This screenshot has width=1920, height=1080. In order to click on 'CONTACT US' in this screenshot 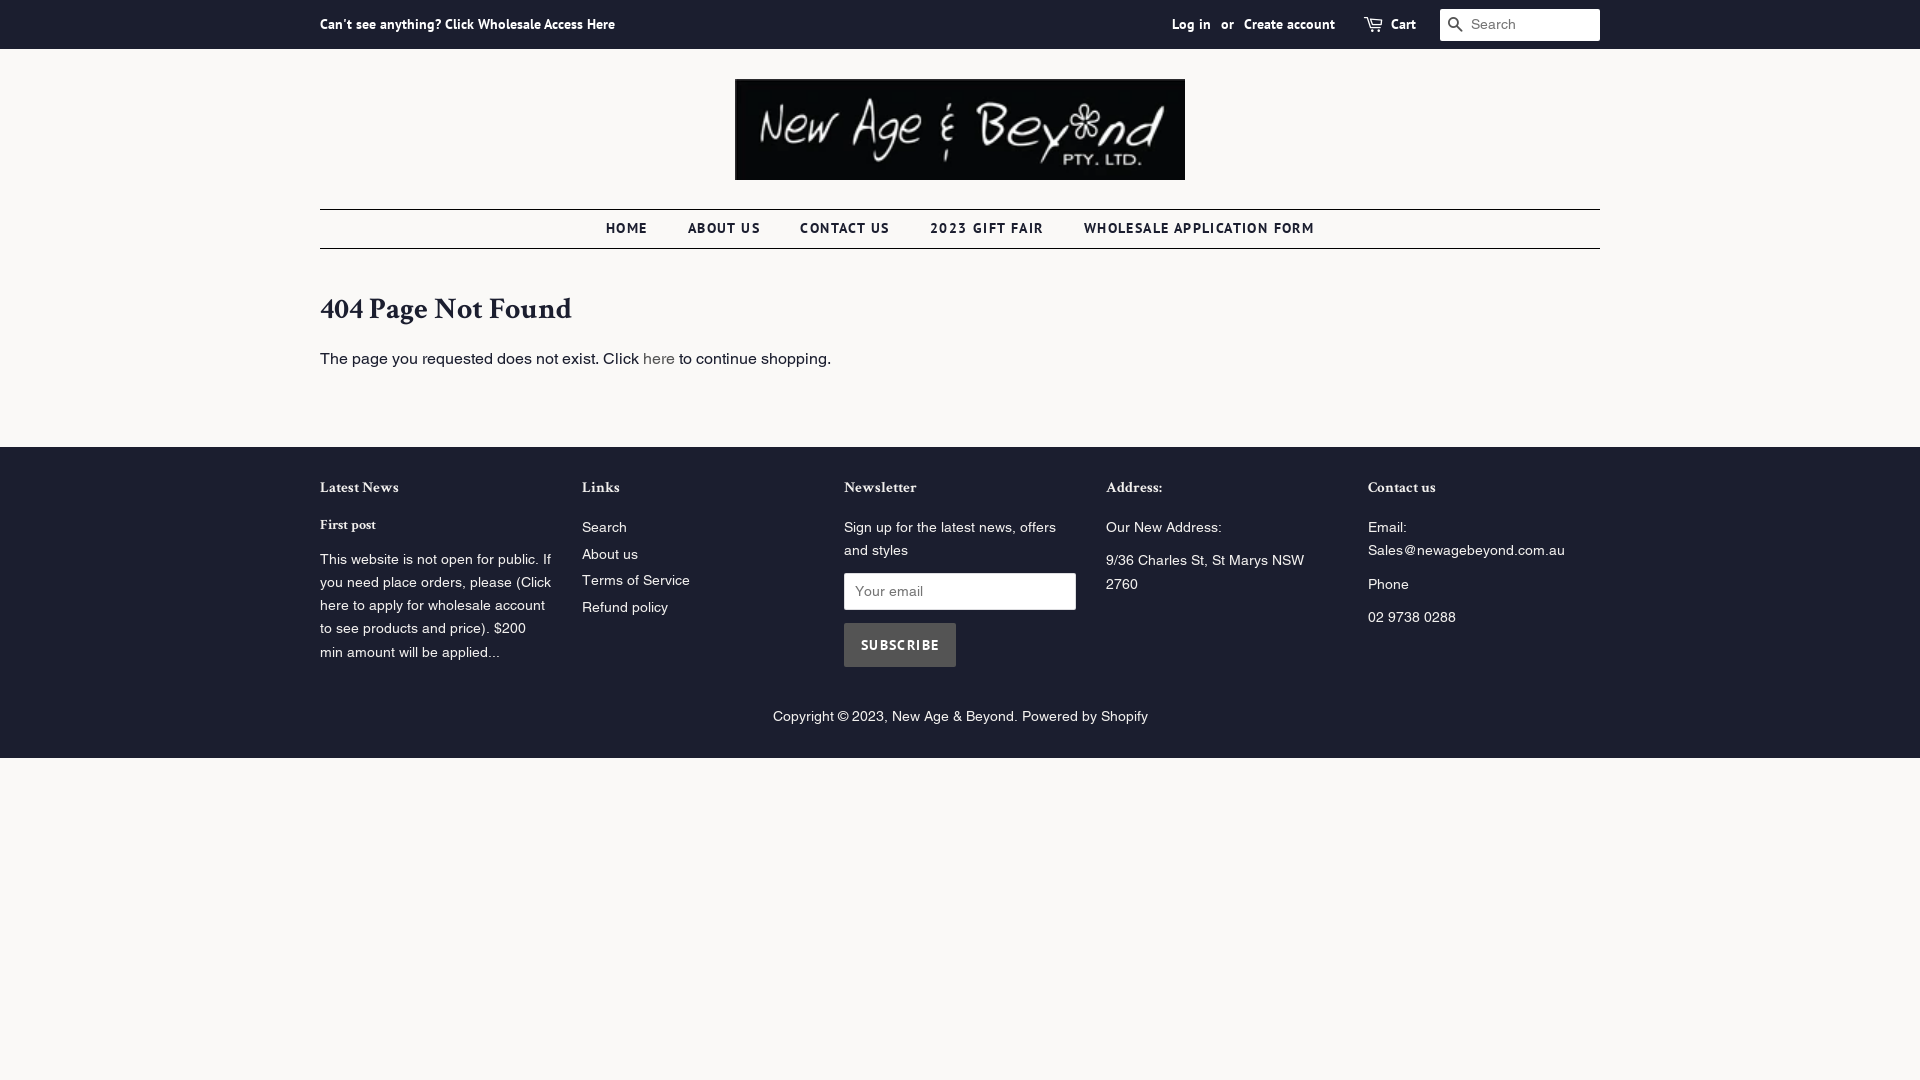, I will do `click(846, 227)`.